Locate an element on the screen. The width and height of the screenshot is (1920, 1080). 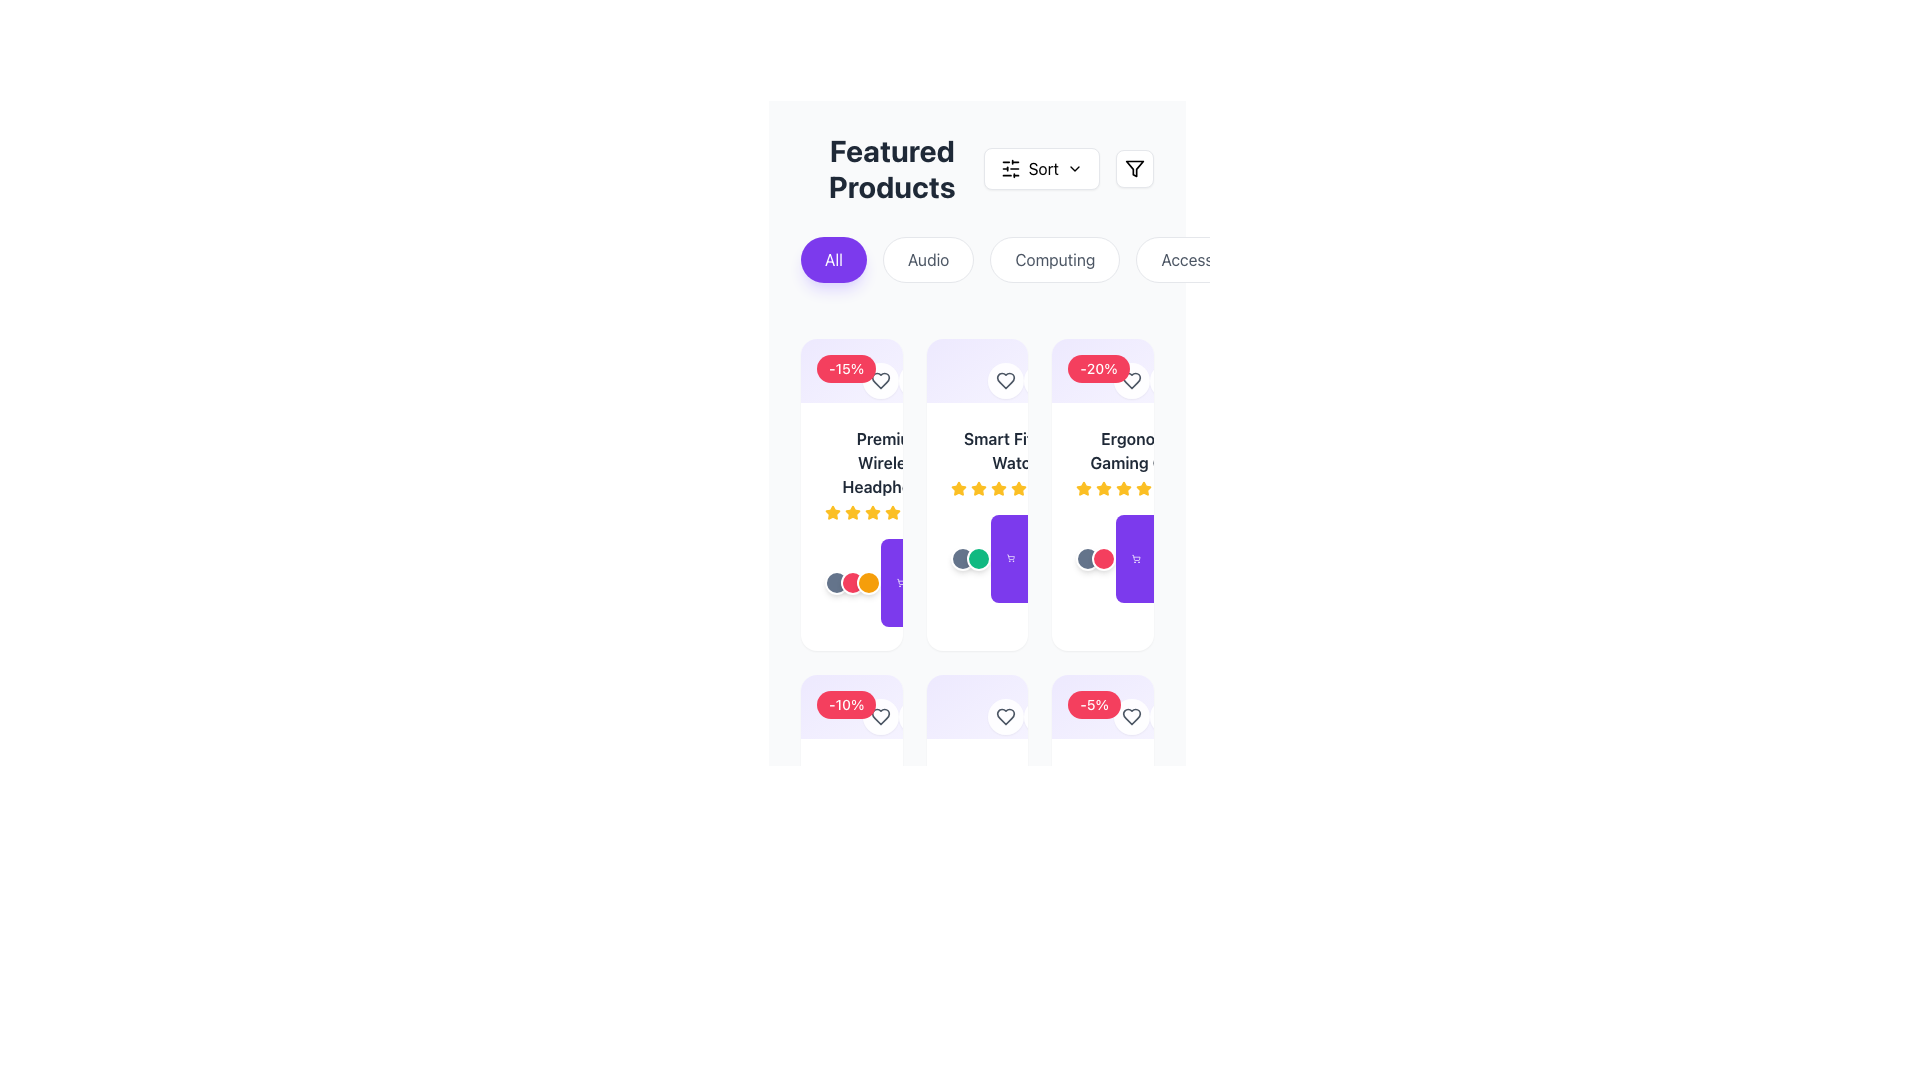
the leftmost button in the horizontal row of filtering options under 'Featured Products' is located at coordinates (834, 258).